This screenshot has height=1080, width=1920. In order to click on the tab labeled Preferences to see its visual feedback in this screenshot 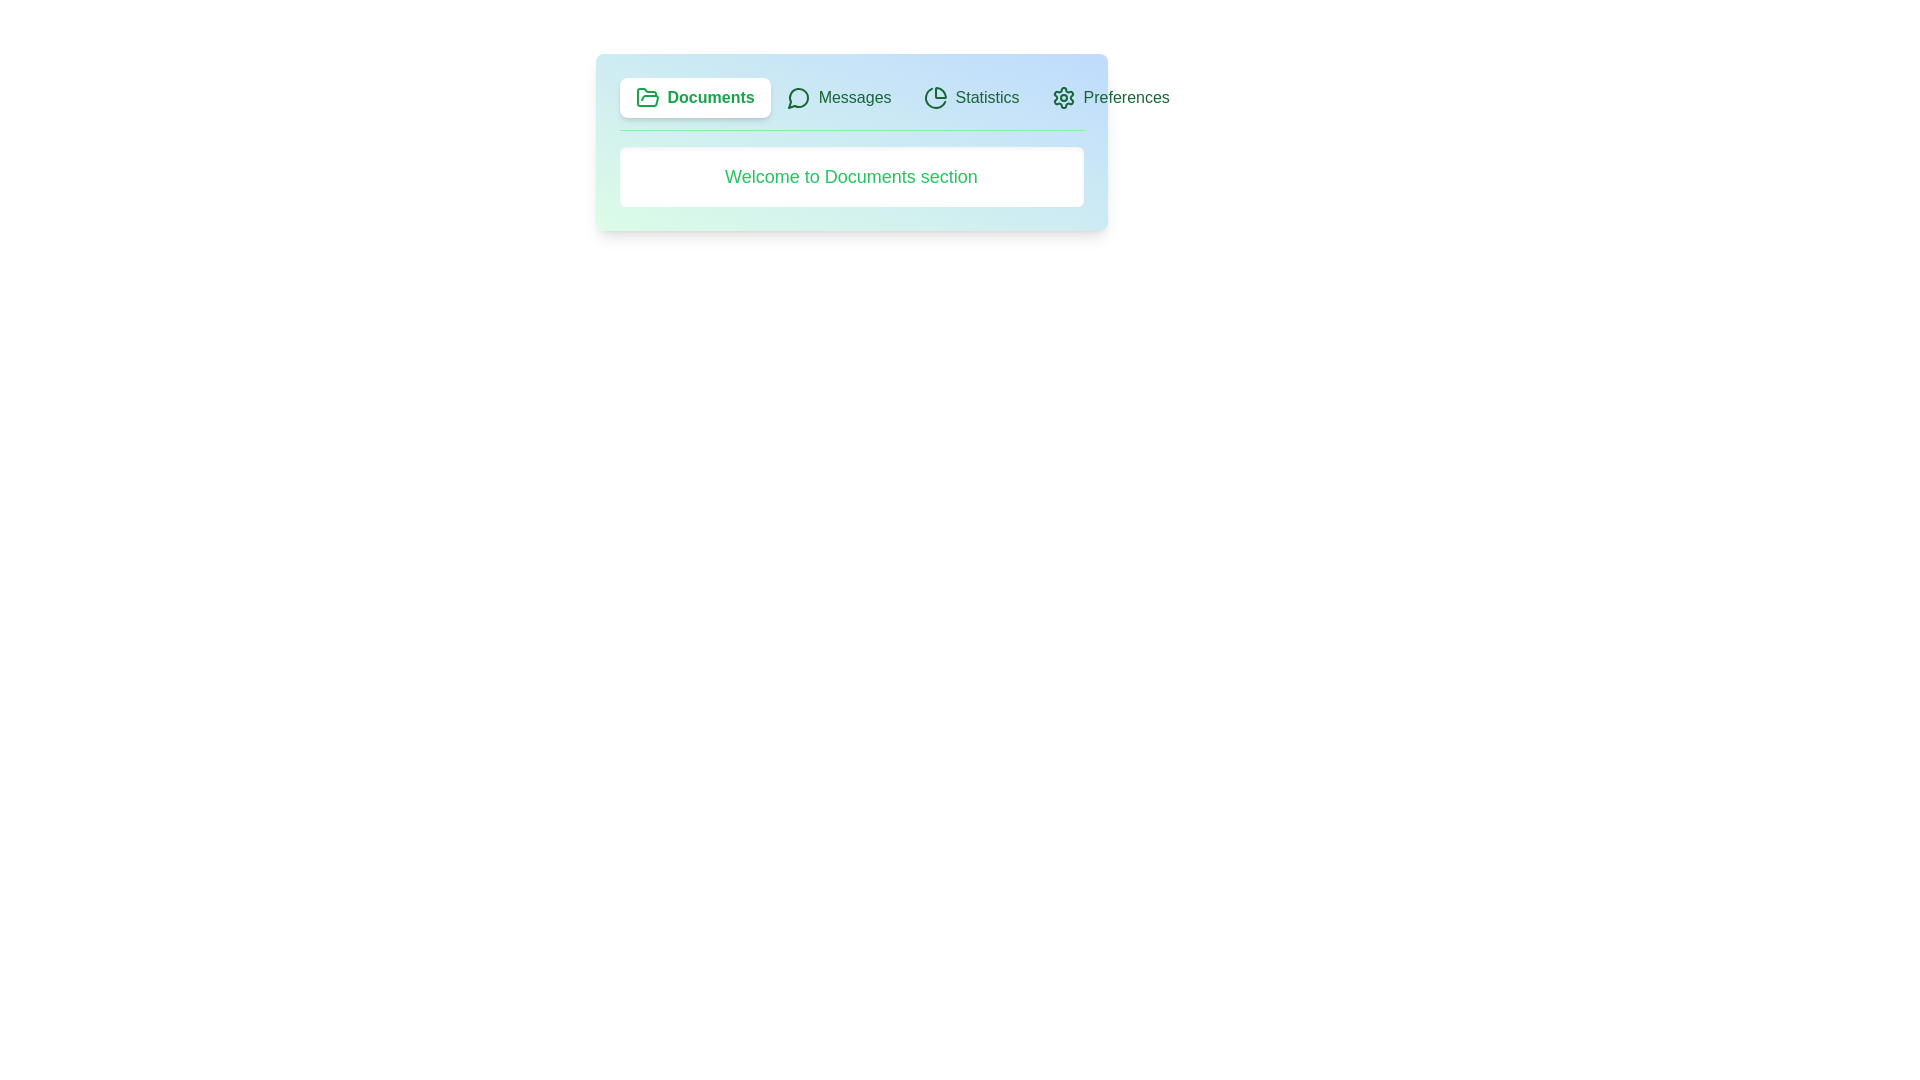, I will do `click(1109, 97)`.